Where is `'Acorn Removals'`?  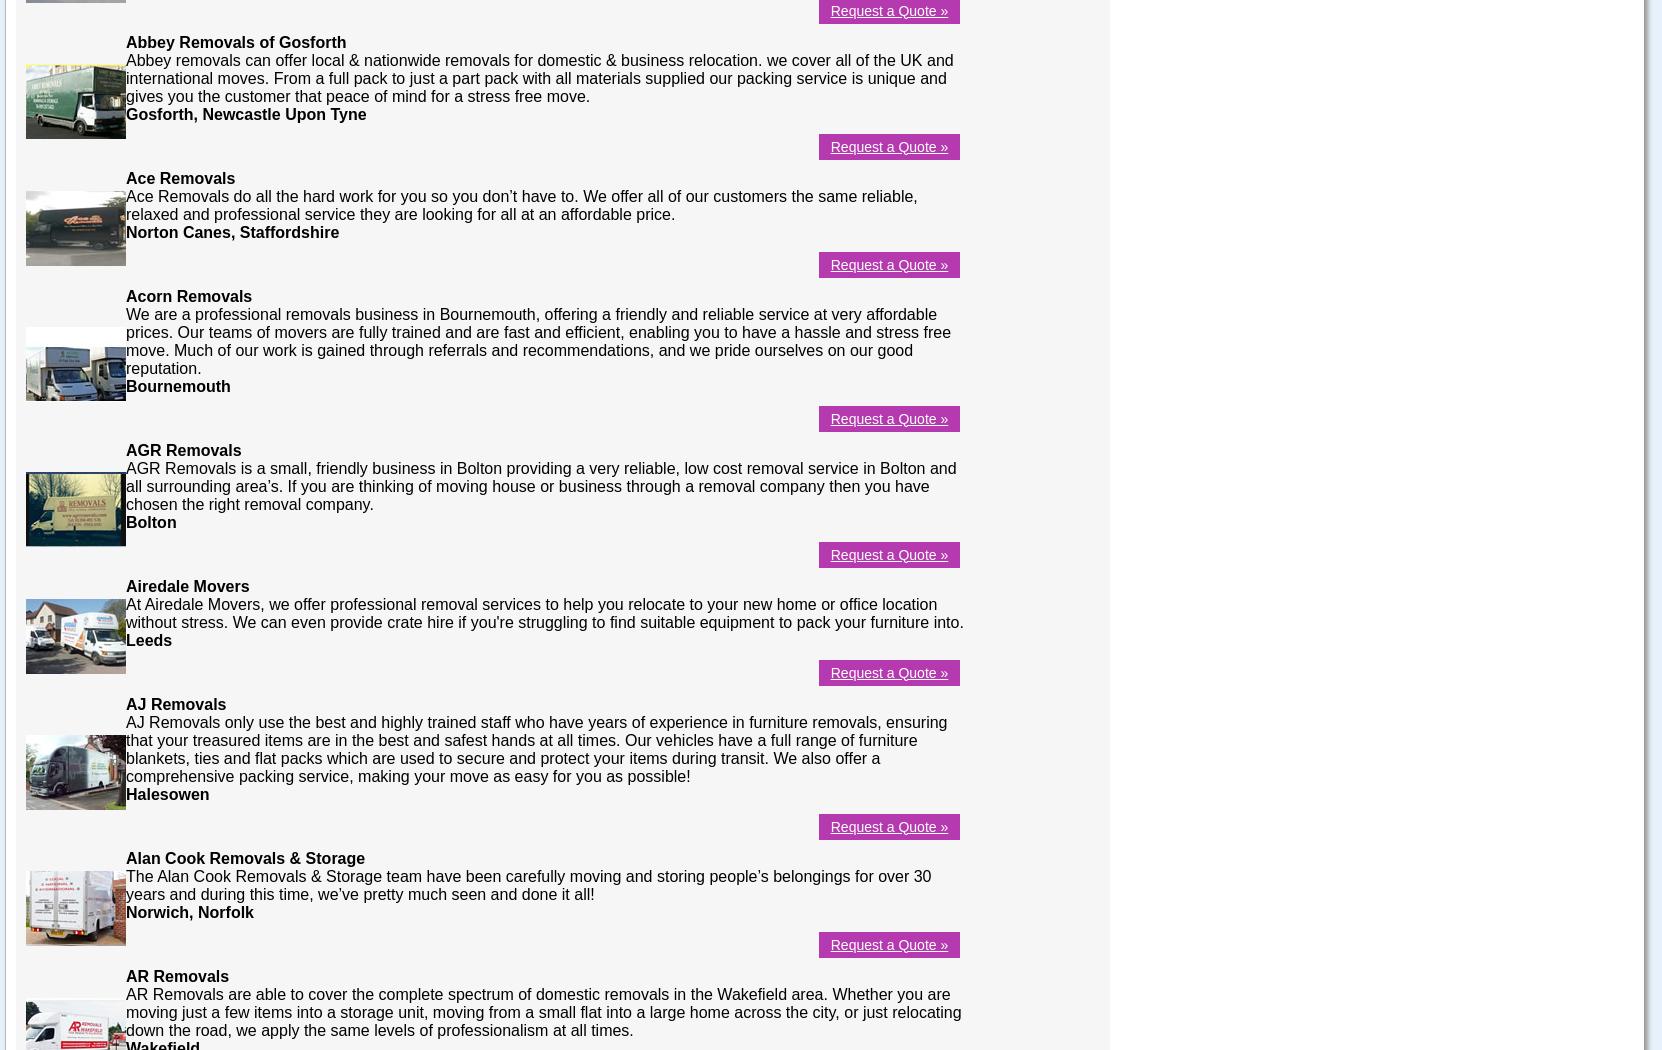 'Acorn Removals' is located at coordinates (187, 294).